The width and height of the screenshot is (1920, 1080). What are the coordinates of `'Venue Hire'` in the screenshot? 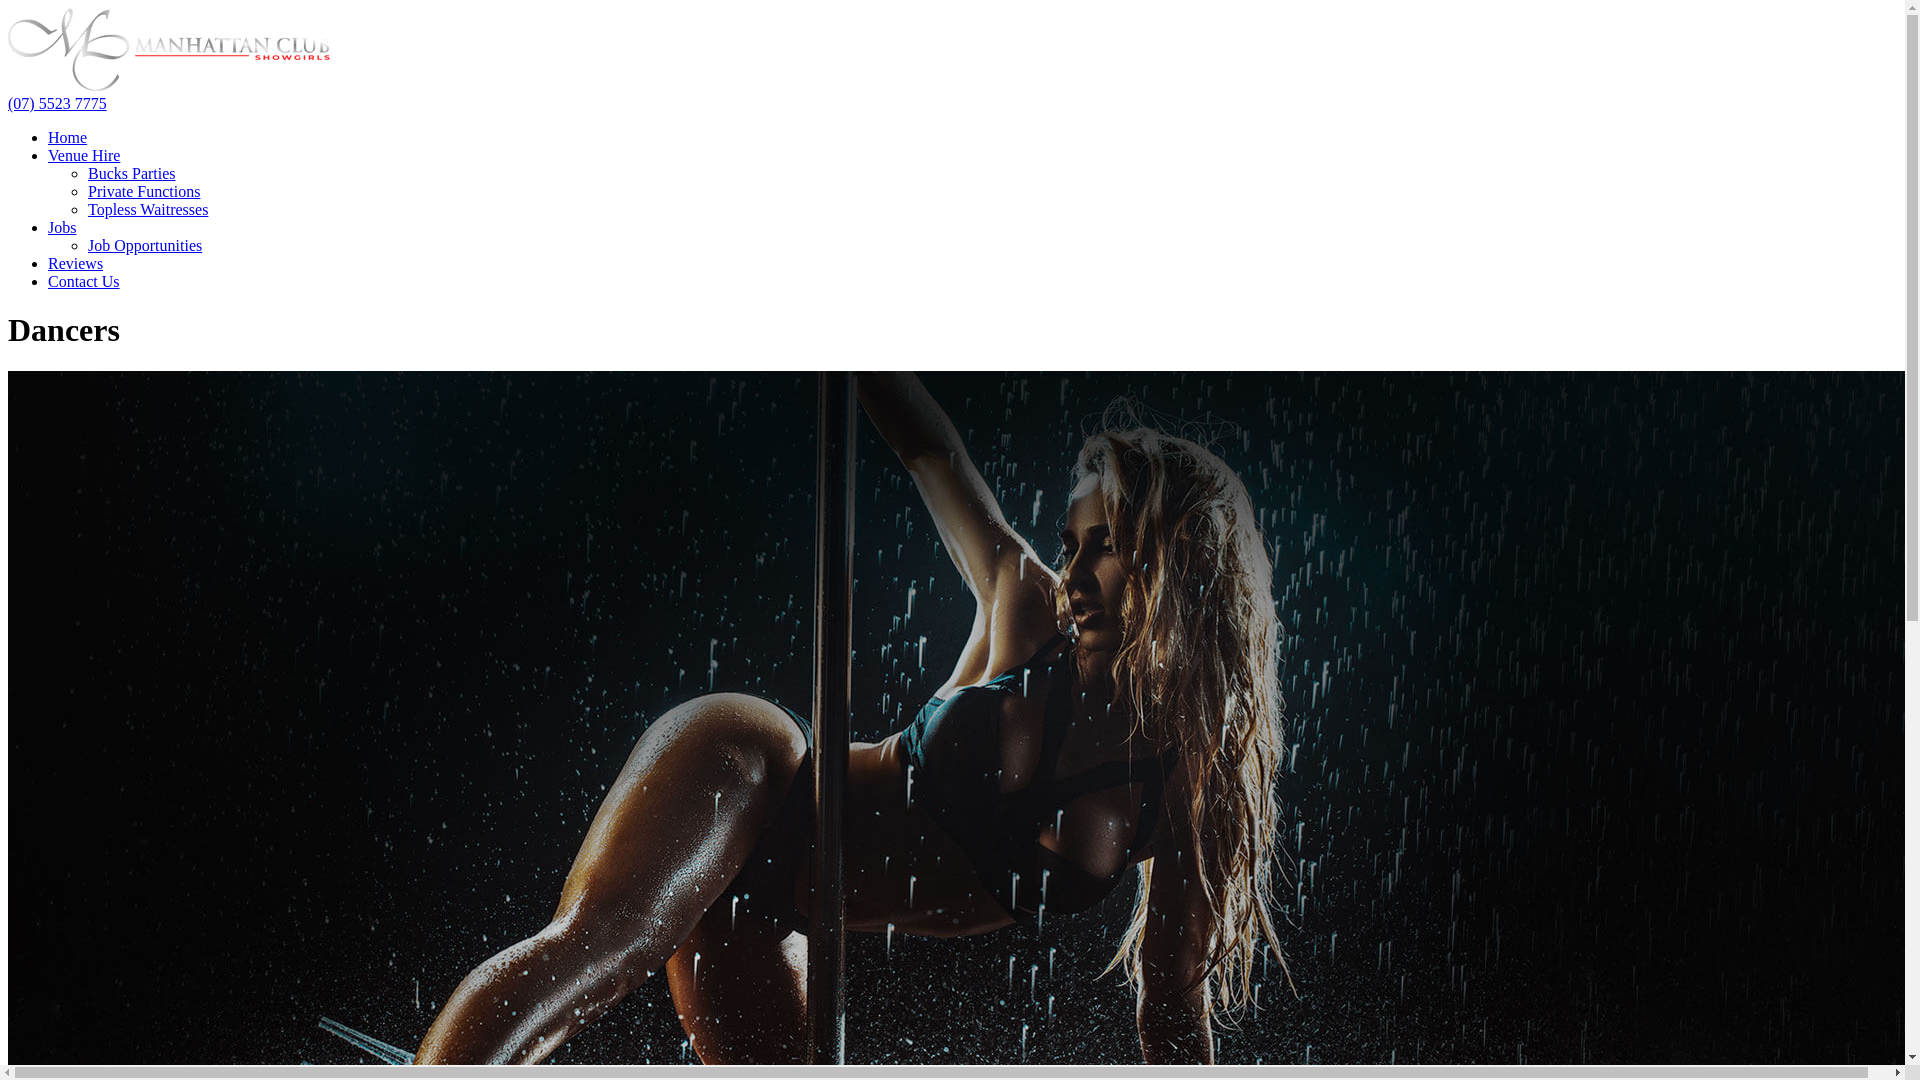 It's located at (82, 154).